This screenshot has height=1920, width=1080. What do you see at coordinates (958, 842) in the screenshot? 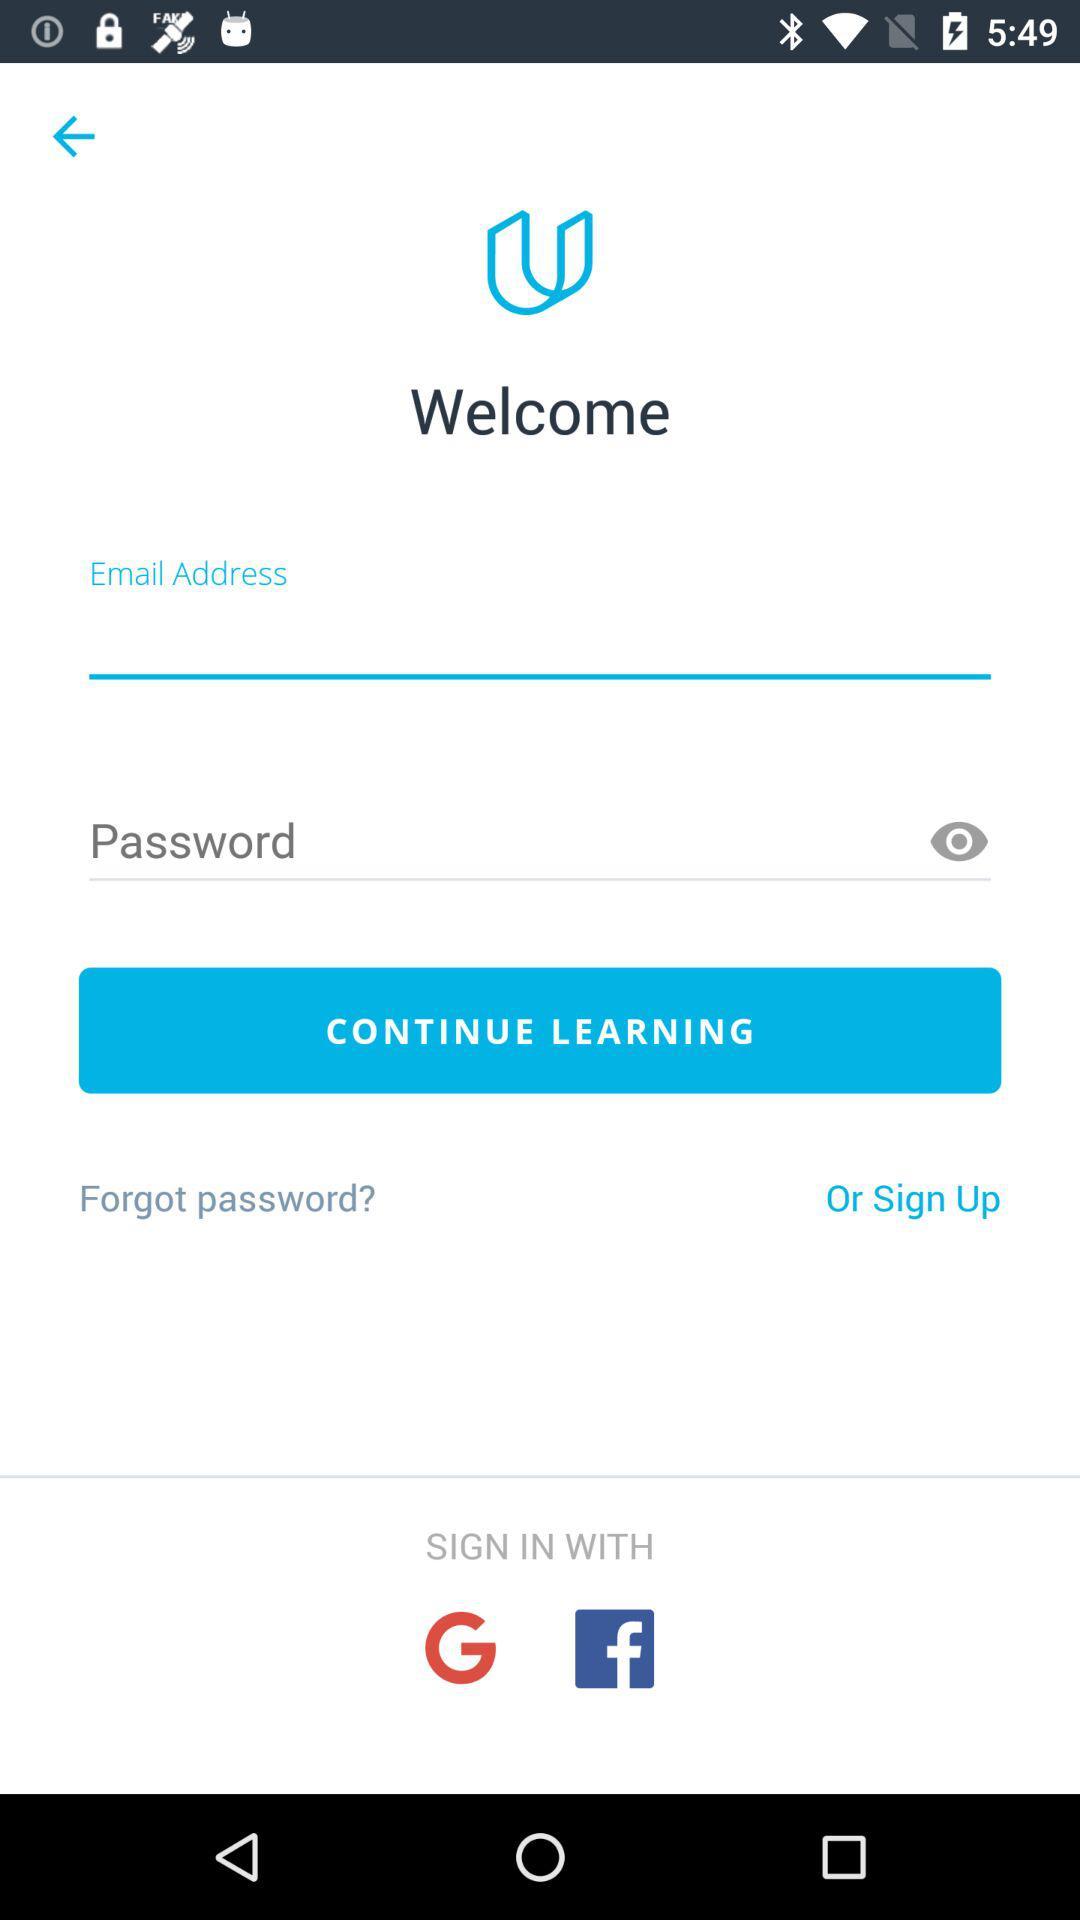
I see `hide password` at bounding box center [958, 842].